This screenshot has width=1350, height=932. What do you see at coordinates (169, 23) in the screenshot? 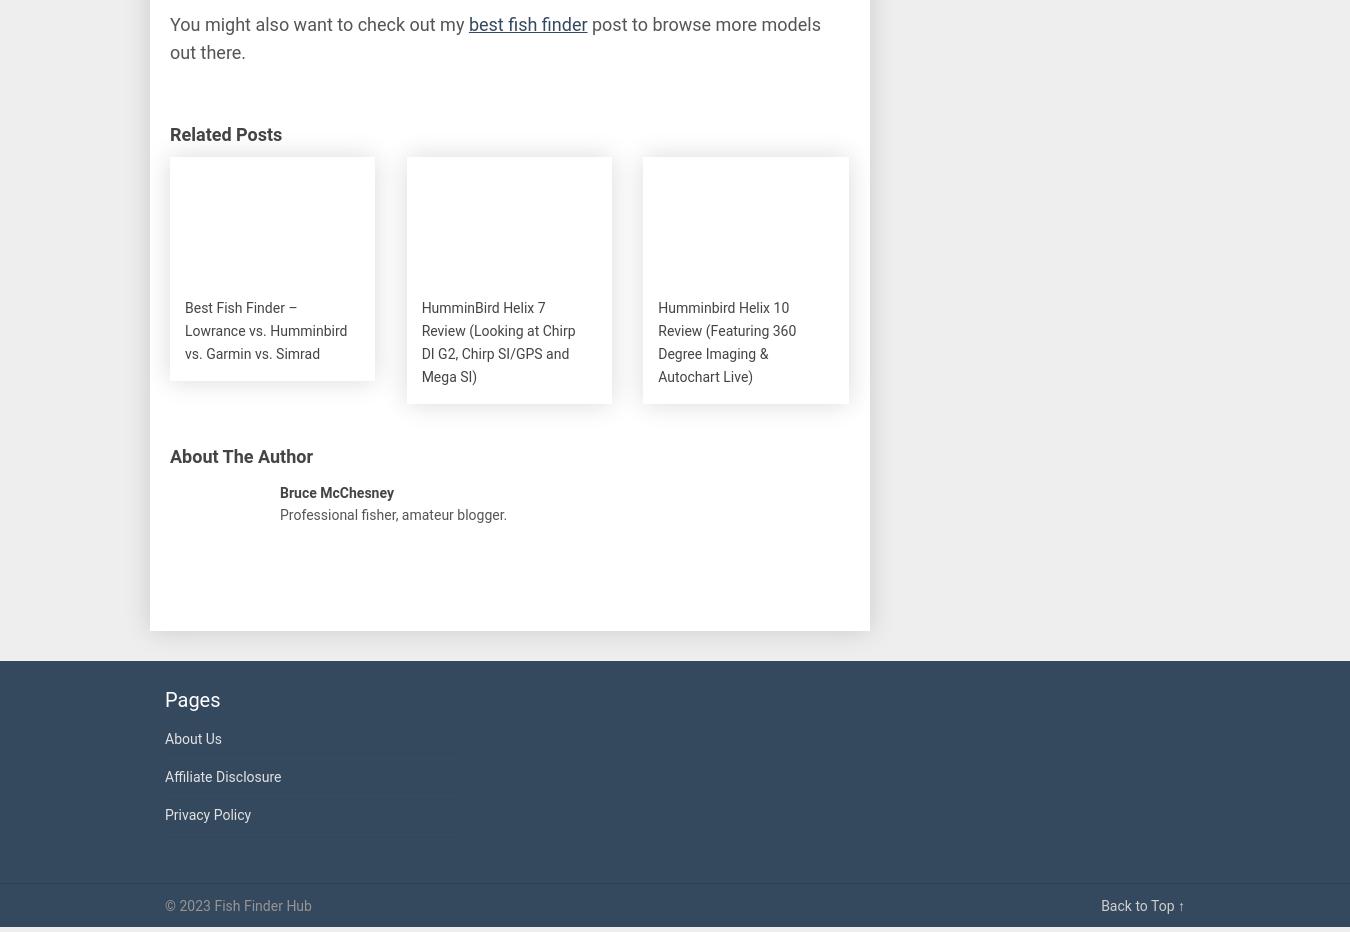
I see `'You might also want to check out my'` at bounding box center [169, 23].